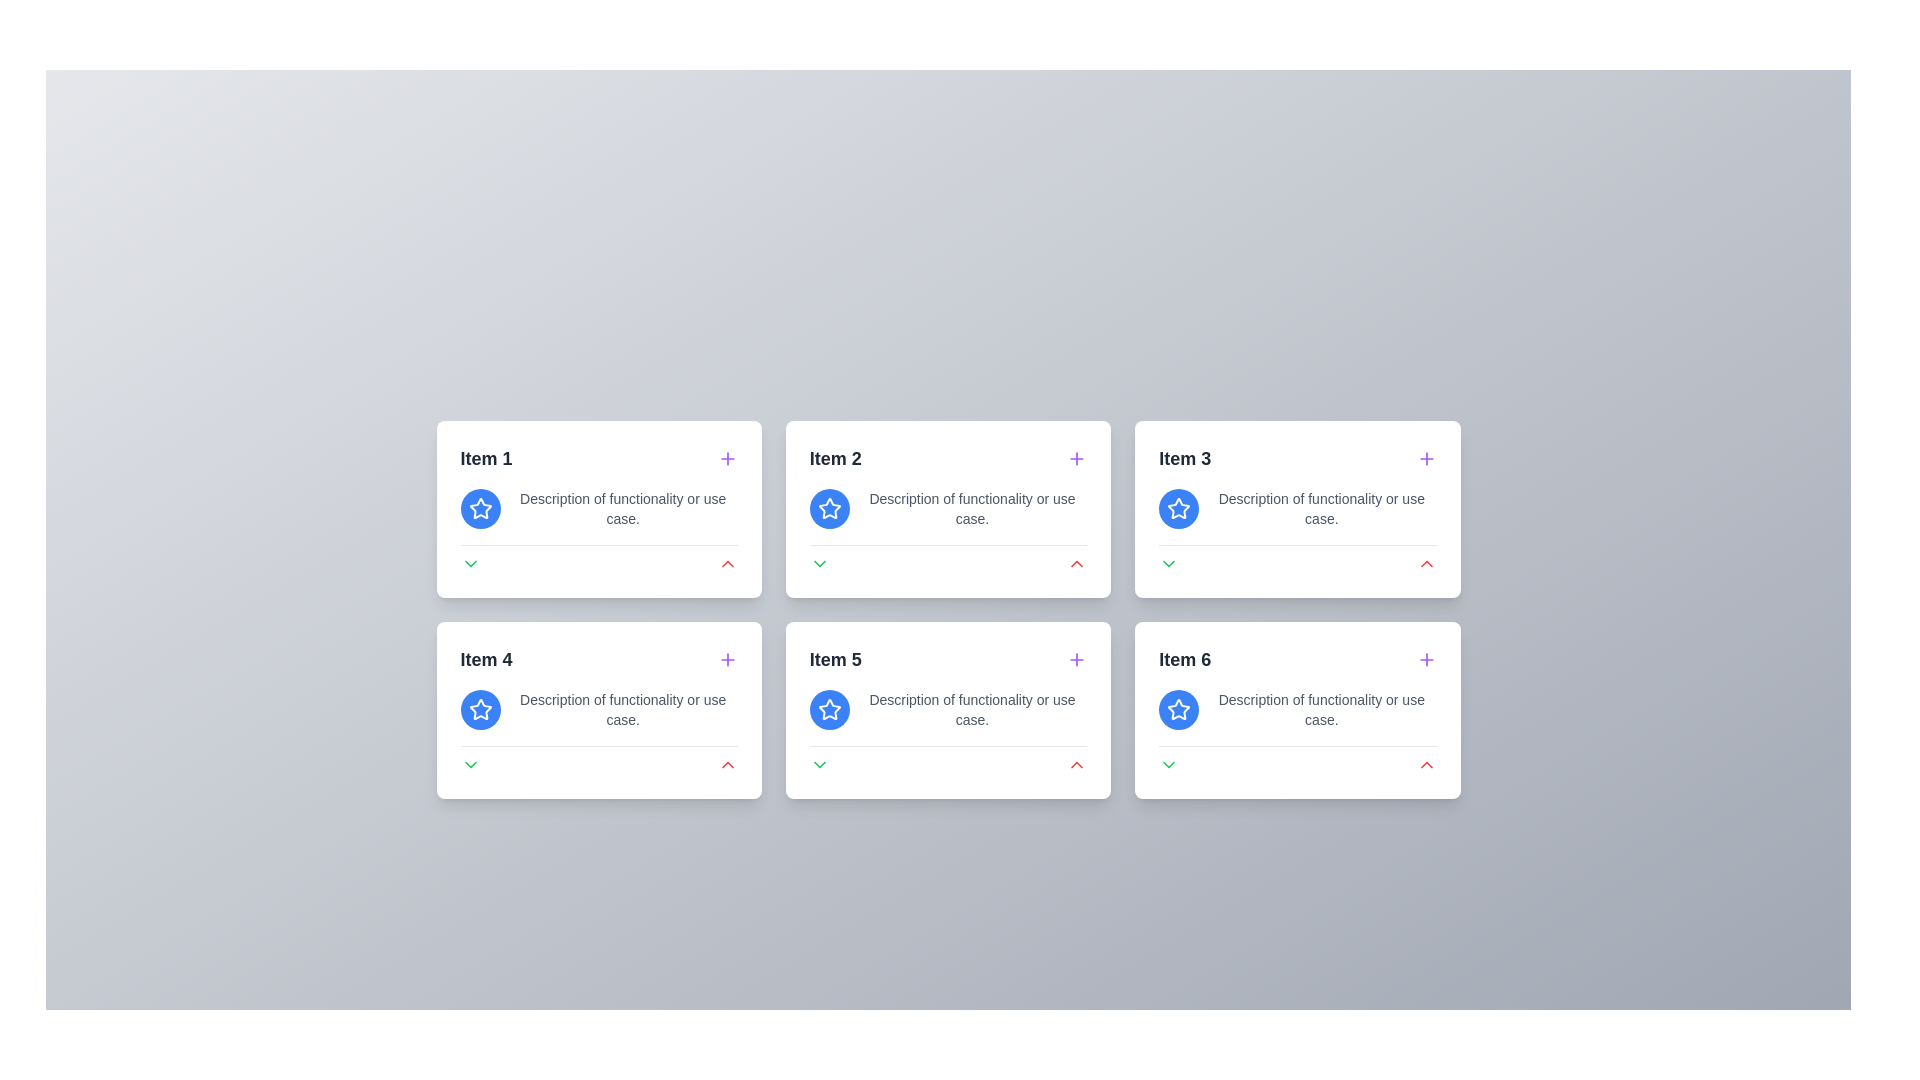 This screenshot has width=1920, height=1080. What do you see at coordinates (726, 459) in the screenshot?
I see `the '+' icon button styled in purple, located adjacent to the 'Item 1' text to observe visual feedback` at bounding box center [726, 459].